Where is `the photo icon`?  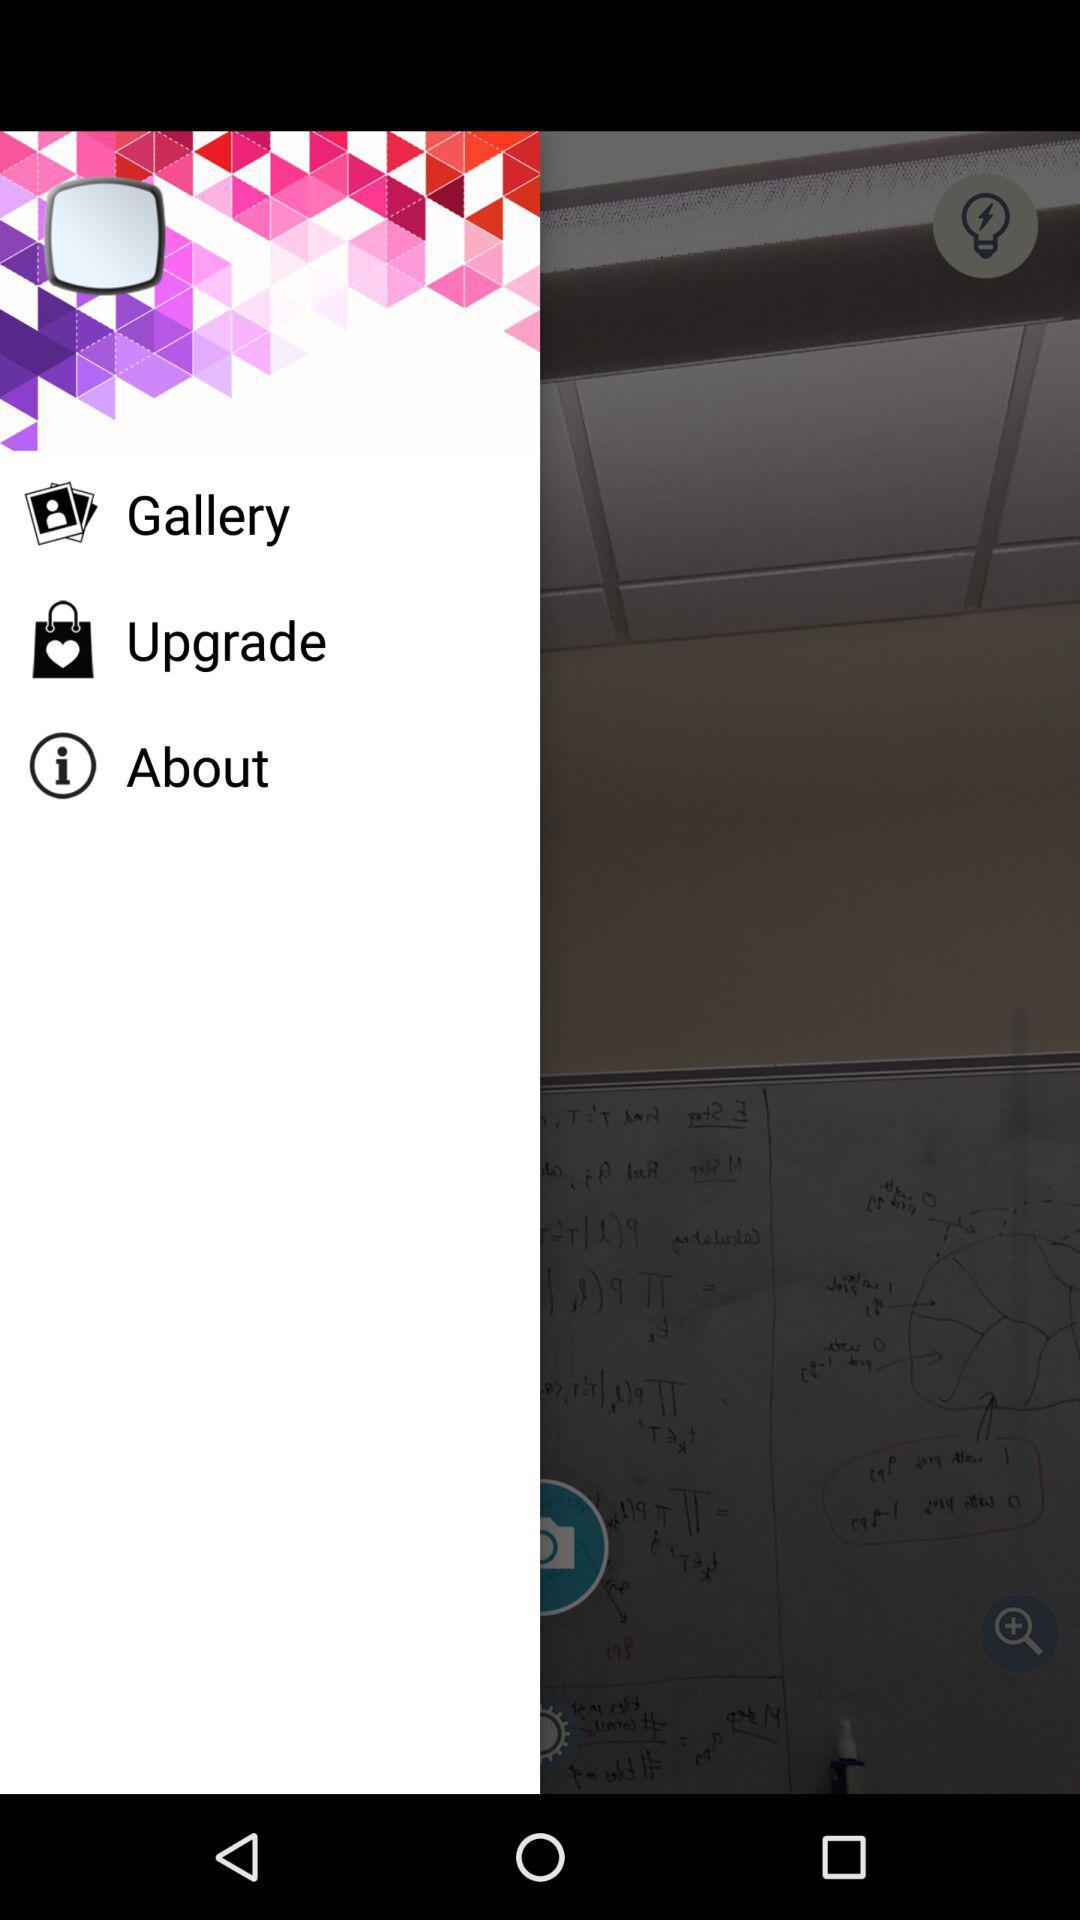 the photo icon is located at coordinates (540, 1546).